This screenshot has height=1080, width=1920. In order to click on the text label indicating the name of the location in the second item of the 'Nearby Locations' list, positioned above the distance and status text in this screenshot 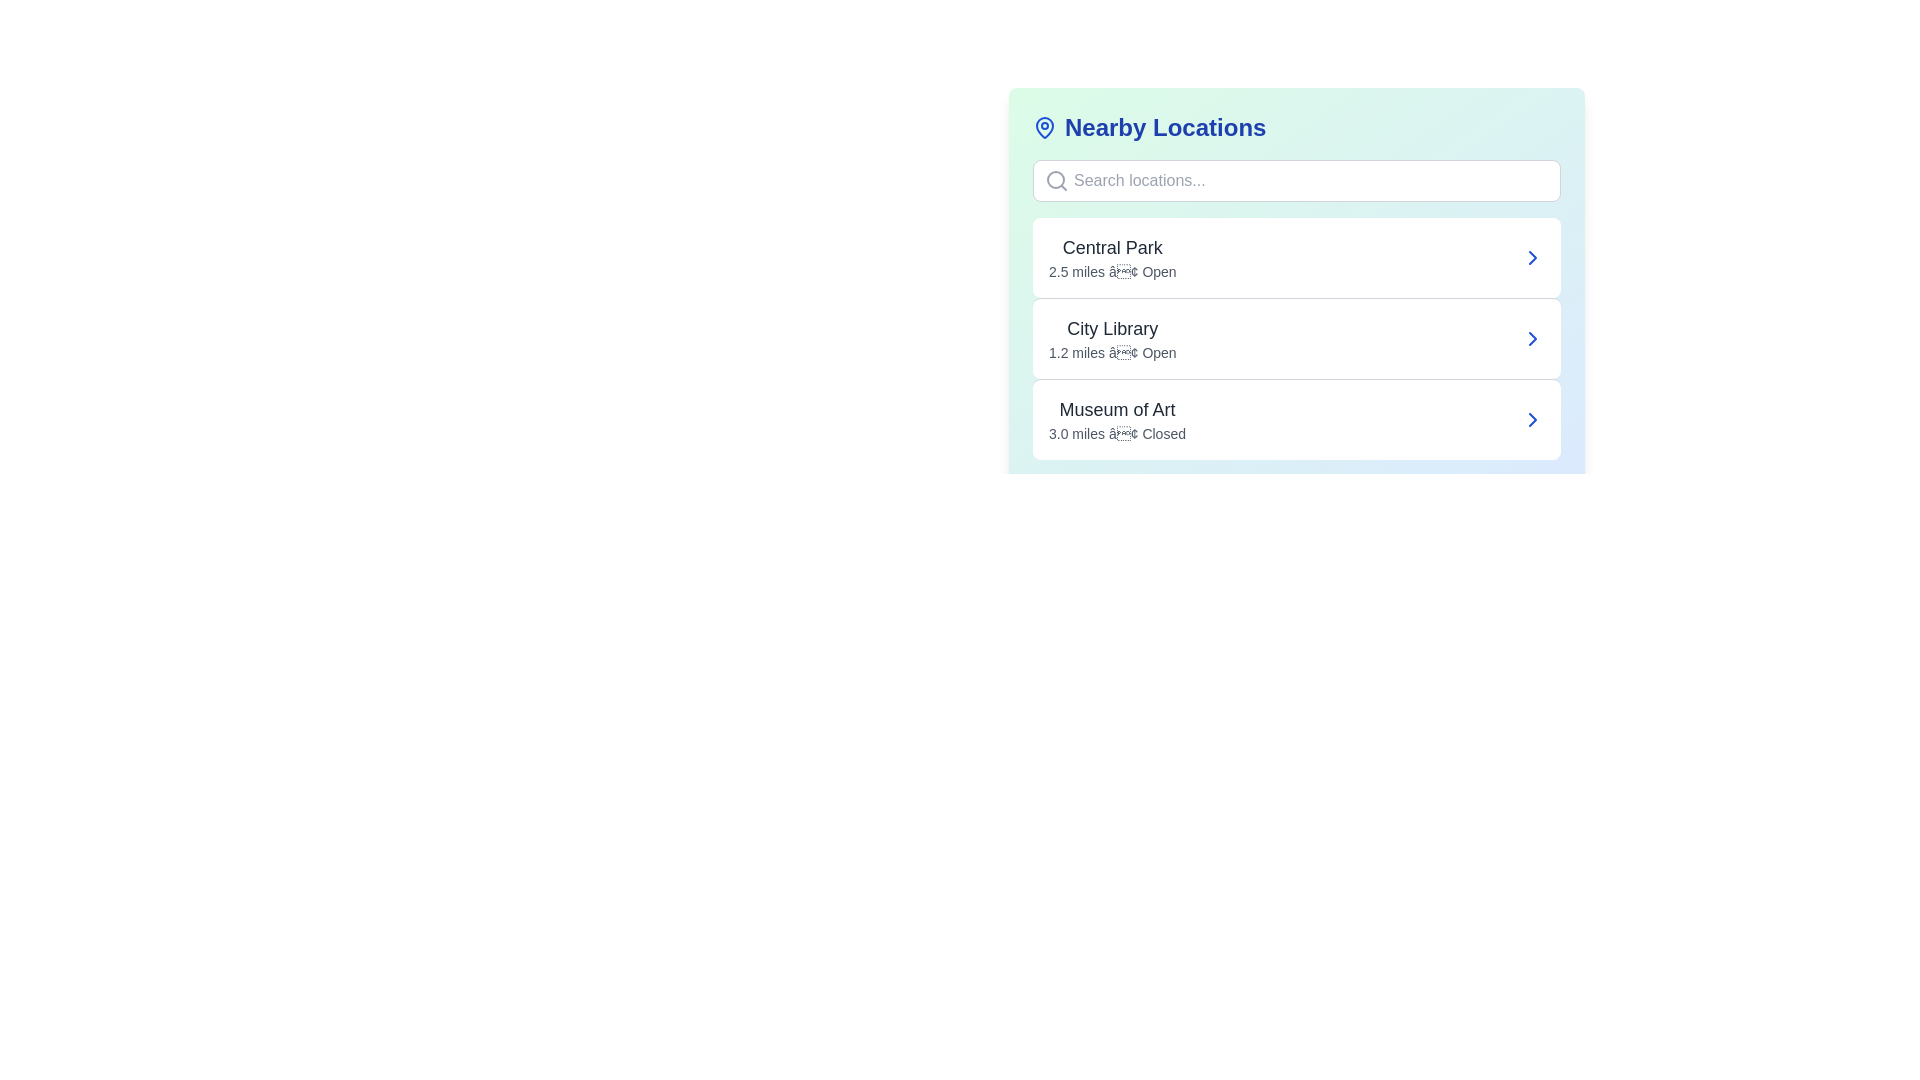, I will do `click(1111, 327)`.